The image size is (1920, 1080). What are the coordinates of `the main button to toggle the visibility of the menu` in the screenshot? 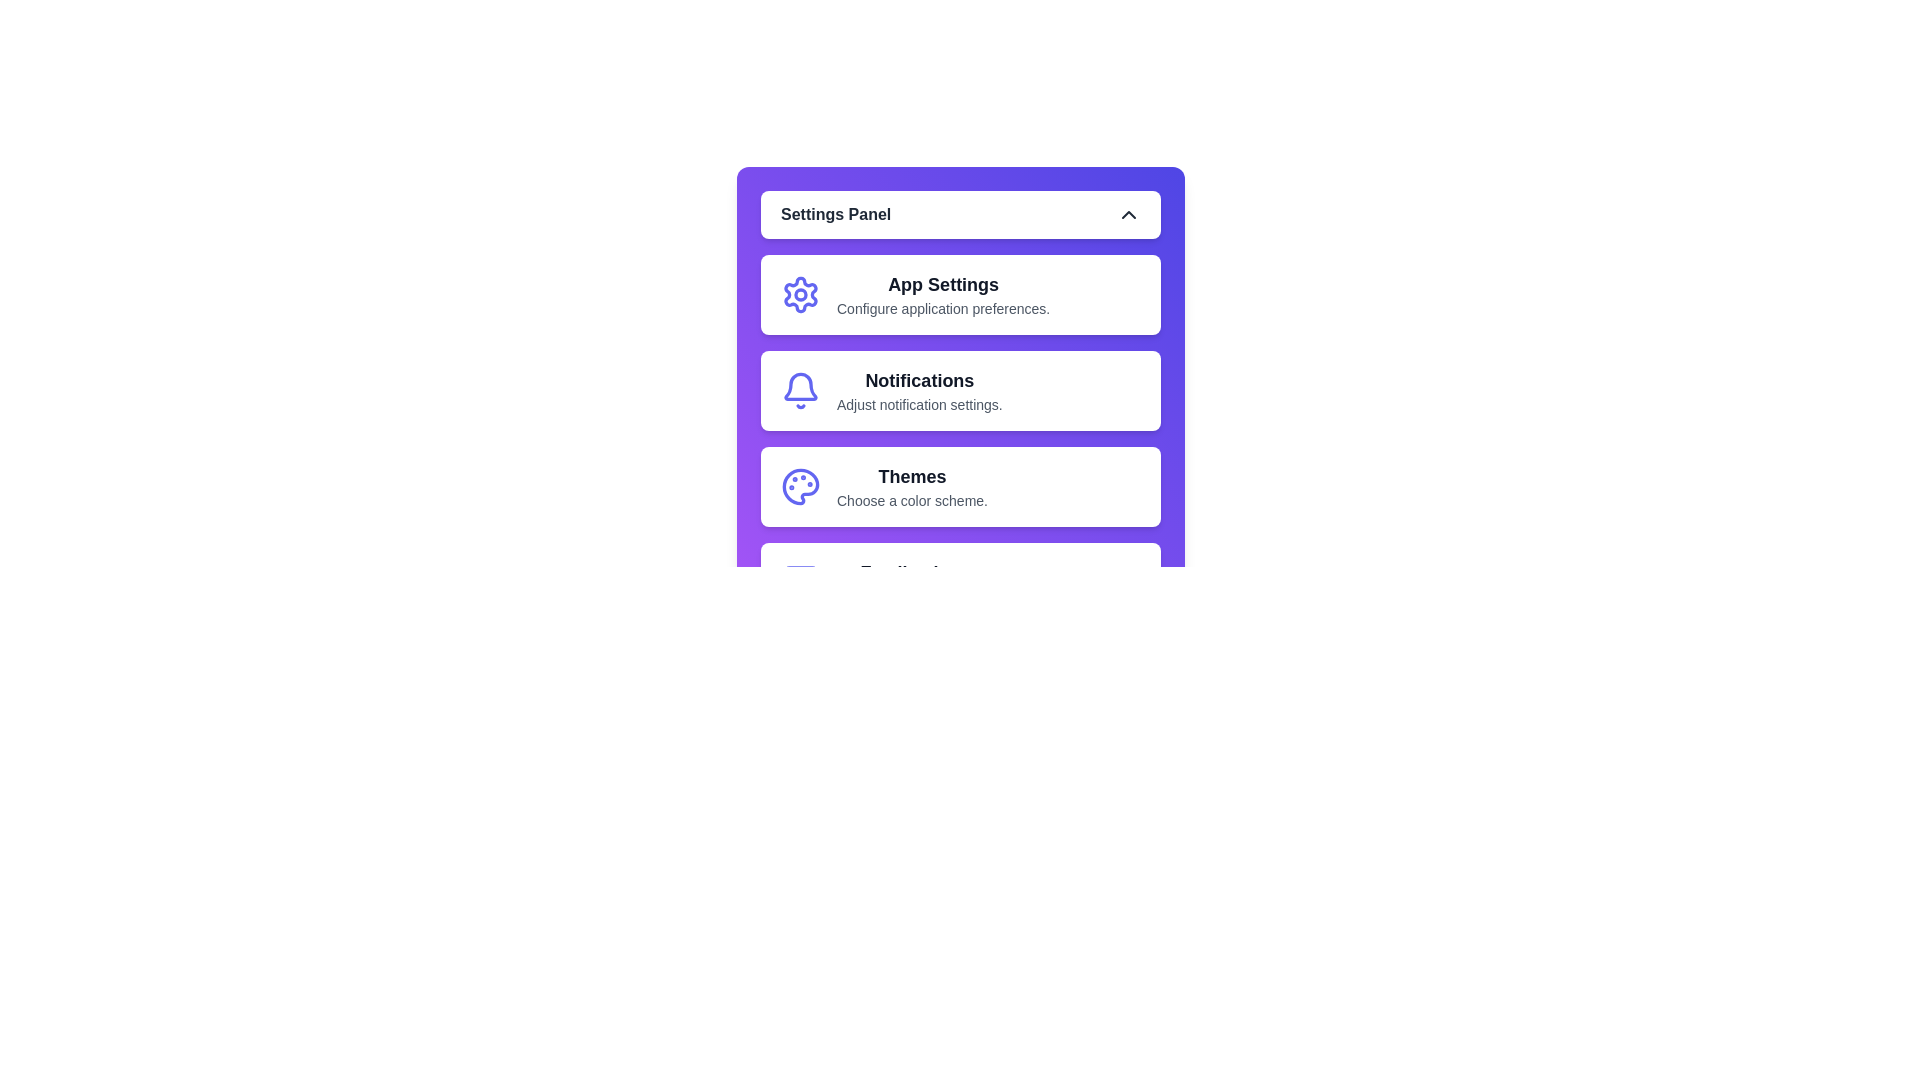 It's located at (960, 215).